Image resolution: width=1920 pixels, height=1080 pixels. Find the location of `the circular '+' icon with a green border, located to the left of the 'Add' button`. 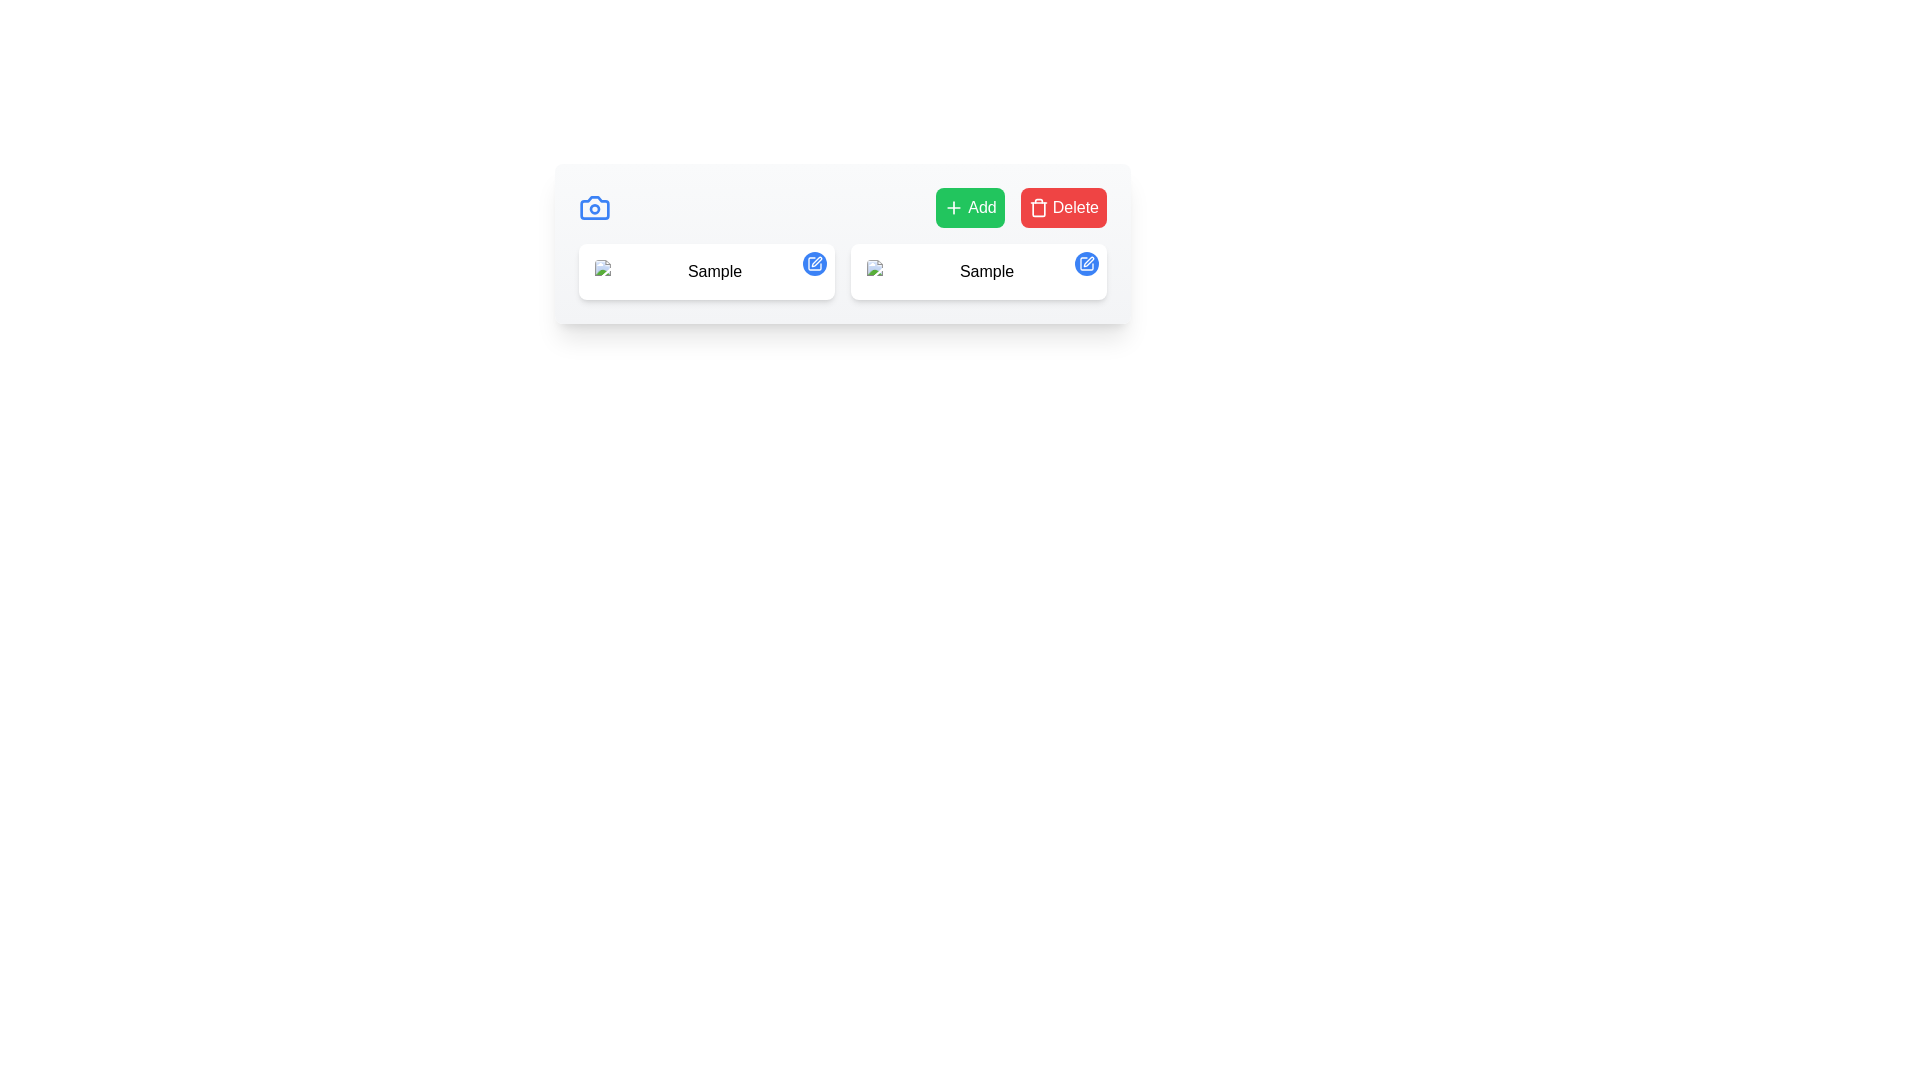

the circular '+' icon with a green border, located to the left of the 'Add' button is located at coordinates (953, 208).